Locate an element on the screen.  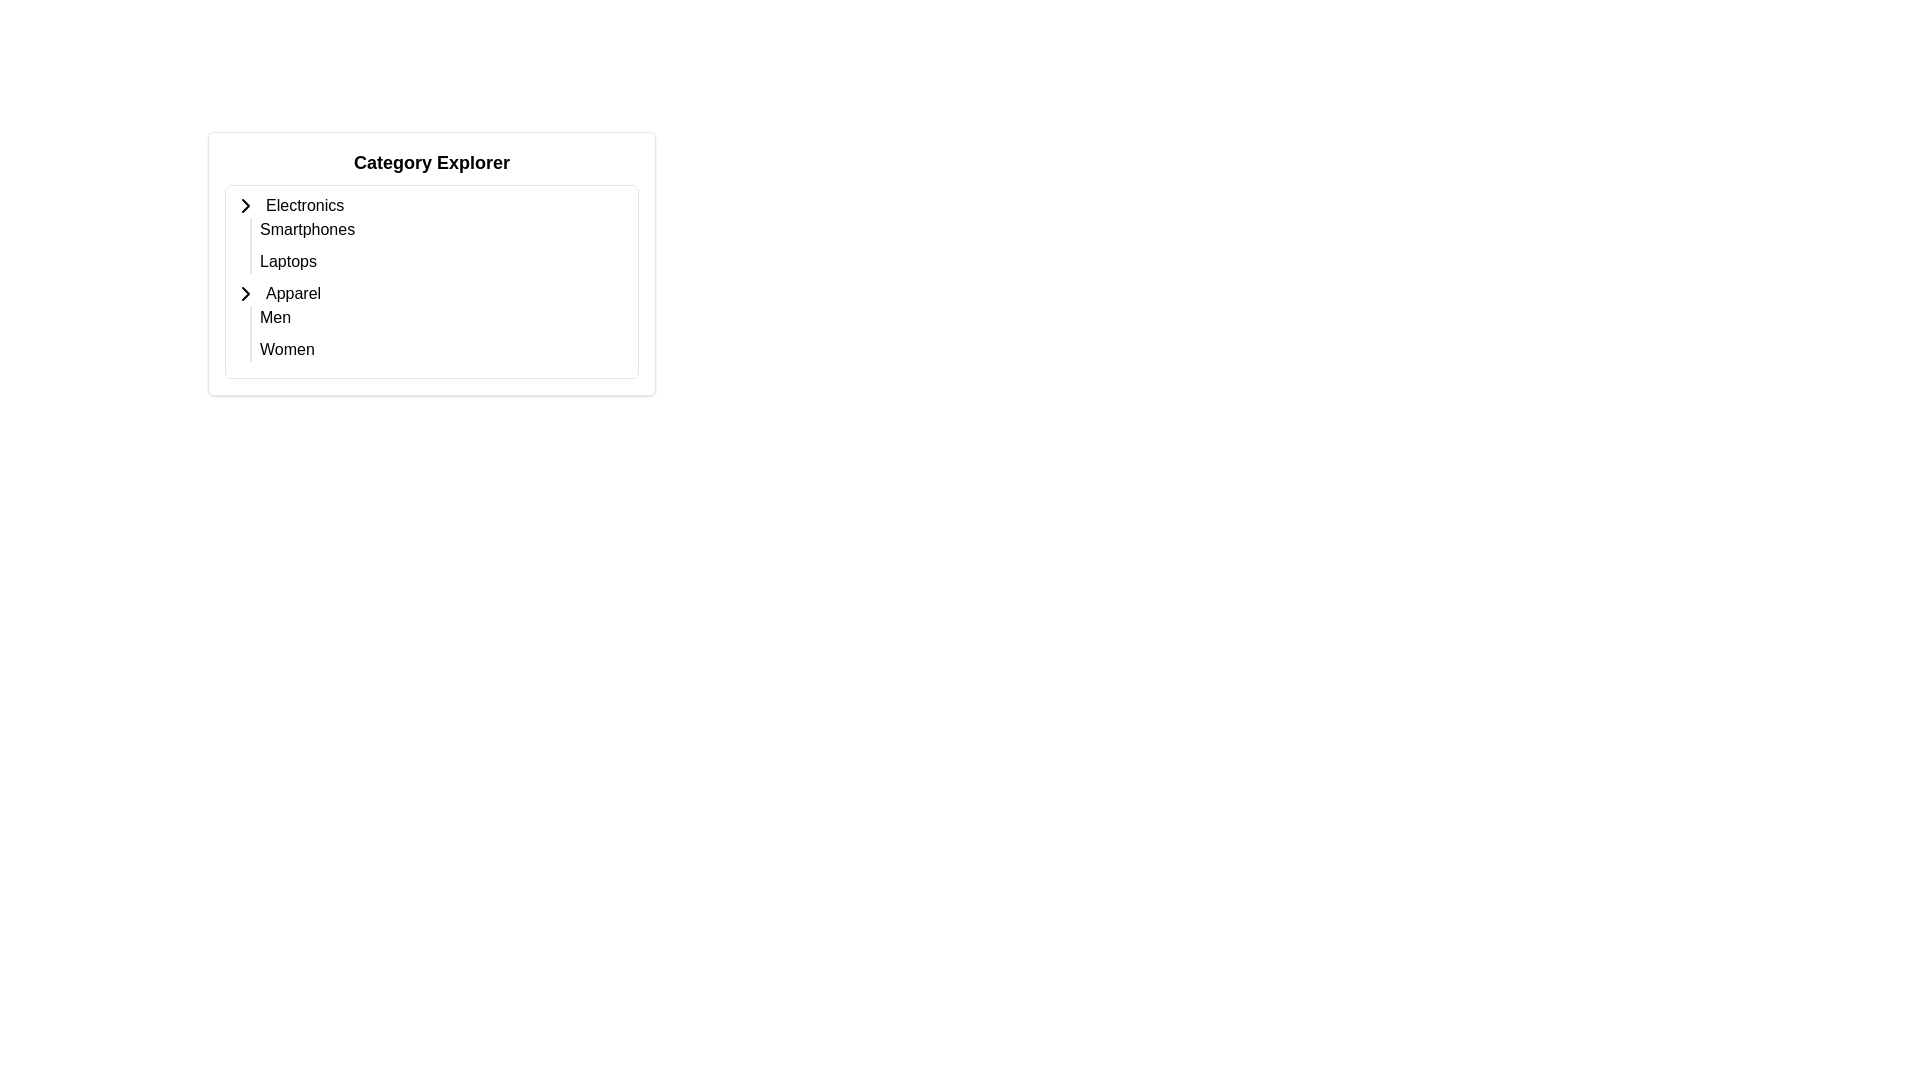
the 'Women' category link in the category explorer menu is located at coordinates (444, 349).